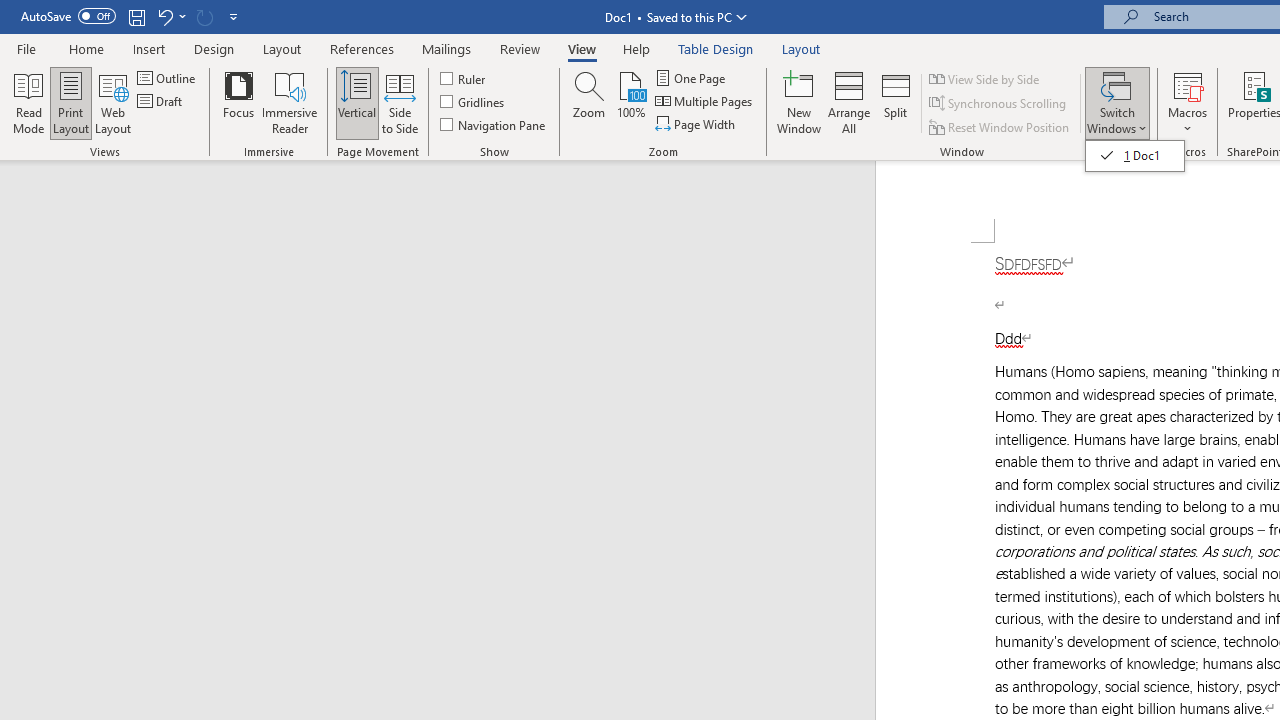  Describe the element at coordinates (1116, 103) in the screenshot. I see `'Switch Windows'` at that location.